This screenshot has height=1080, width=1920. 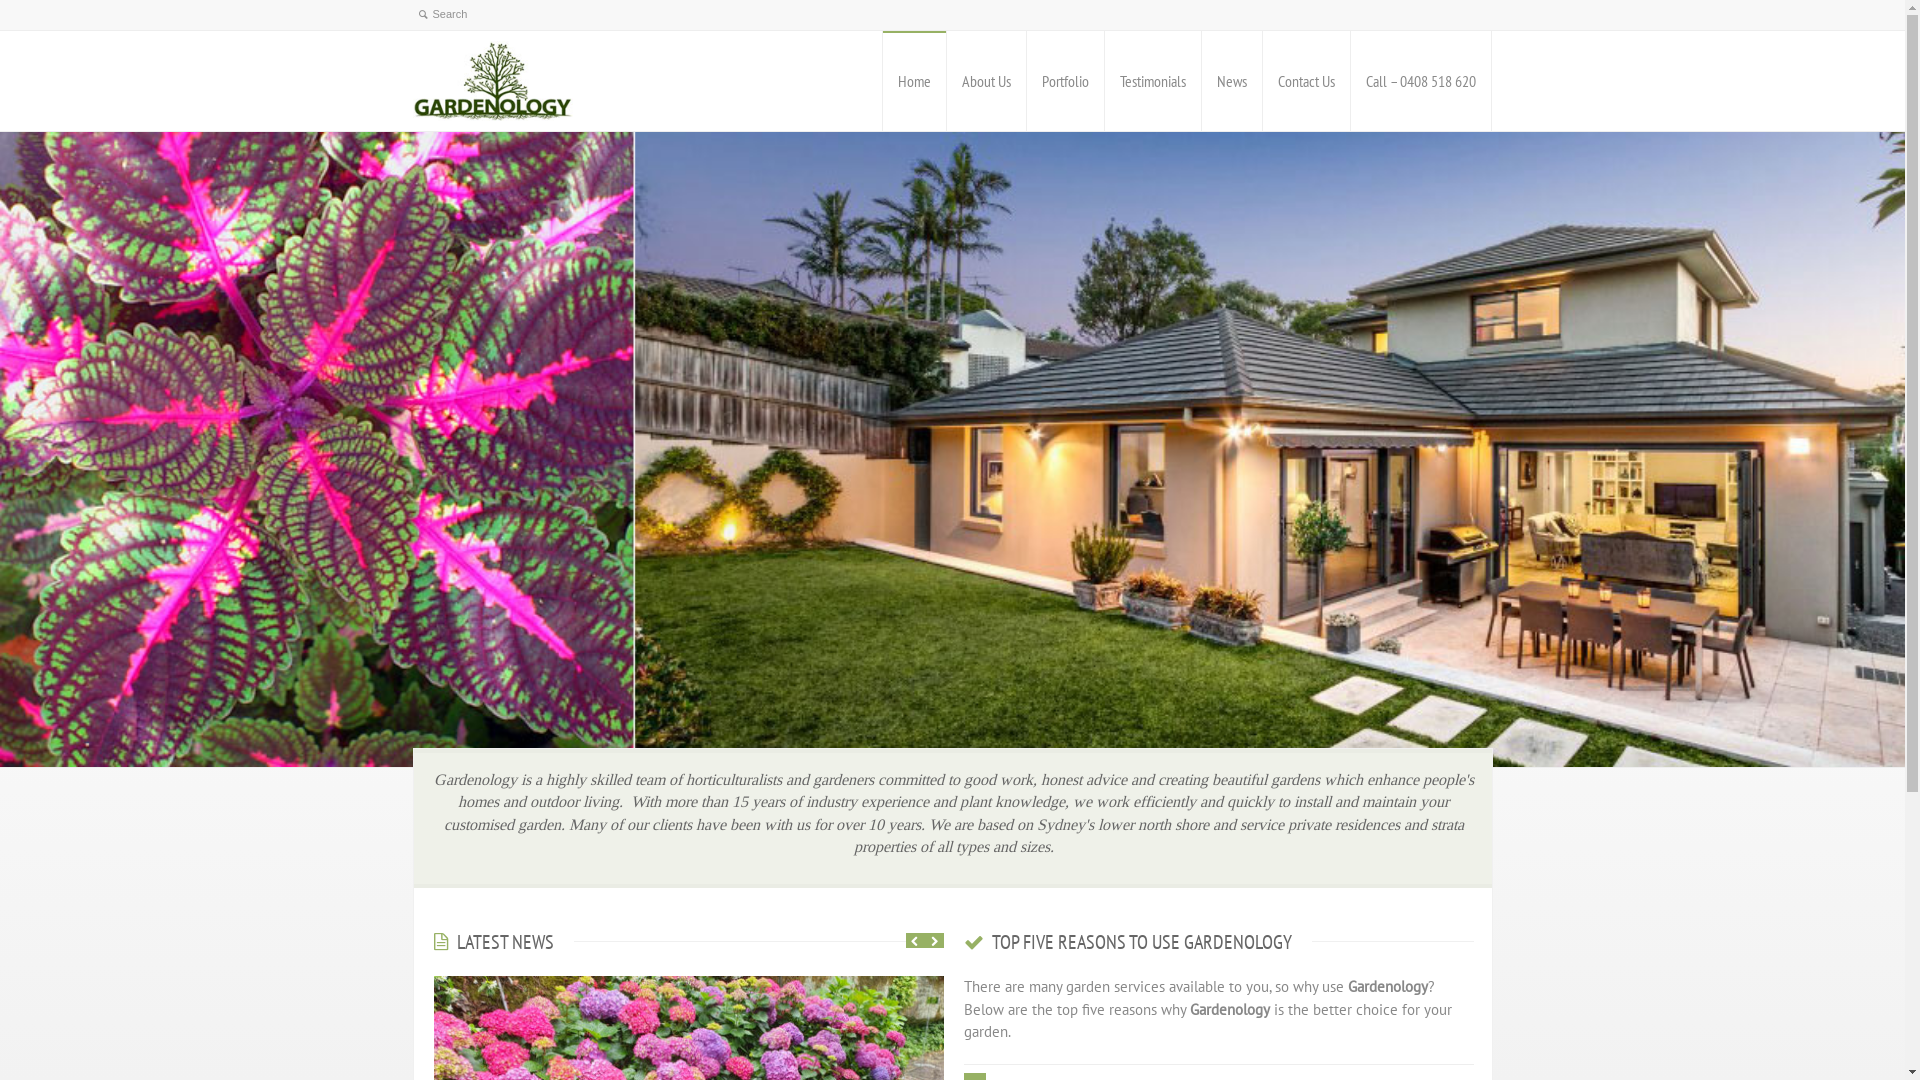 What do you see at coordinates (912, 80) in the screenshot?
I see `'Home'` at bounding box center [912, 80].